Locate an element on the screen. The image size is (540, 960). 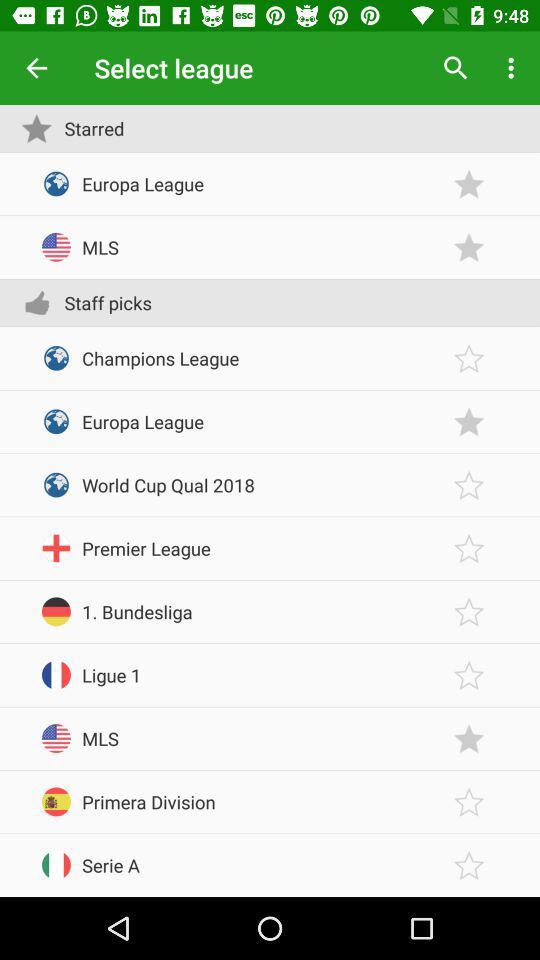
put a gold star on this country is located at coordinates (469, 864).